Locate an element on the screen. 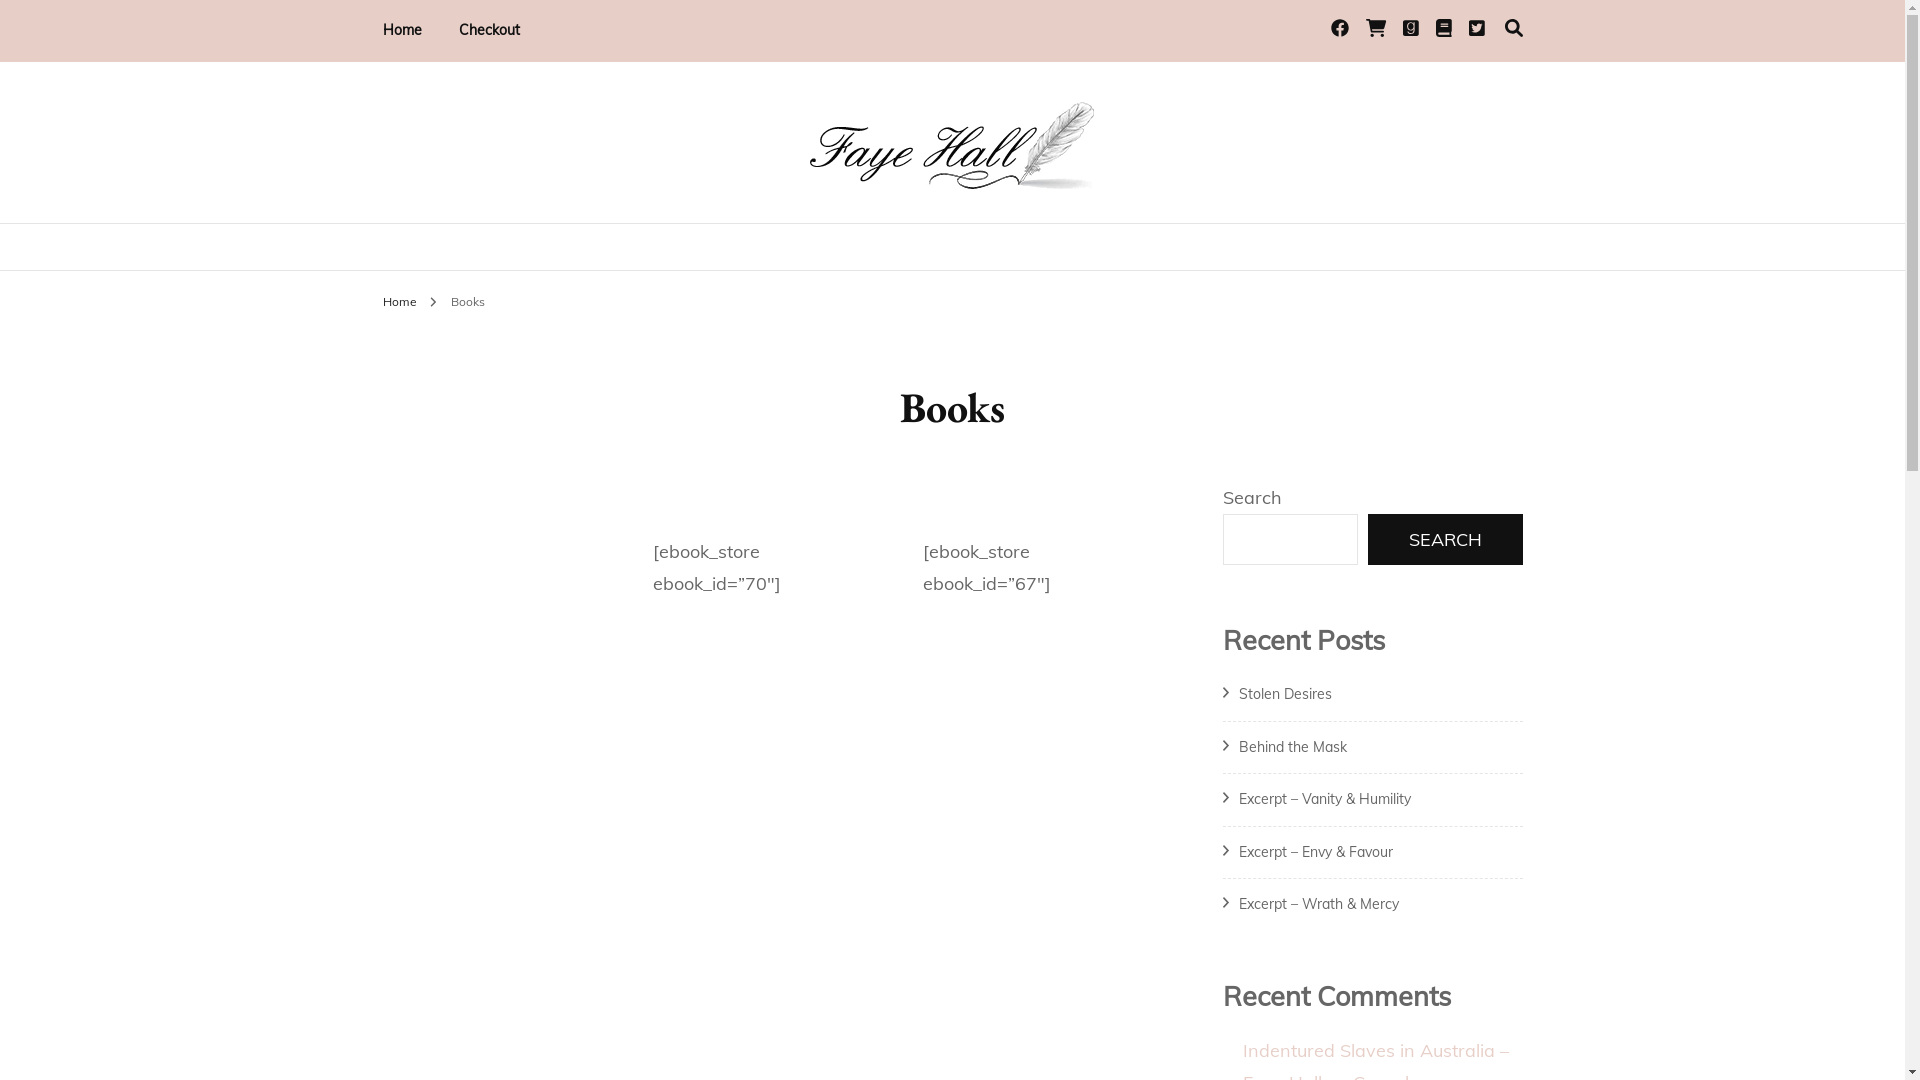 The image size is (1920, 1080). 'Home' is located at coordinates (382, 301).